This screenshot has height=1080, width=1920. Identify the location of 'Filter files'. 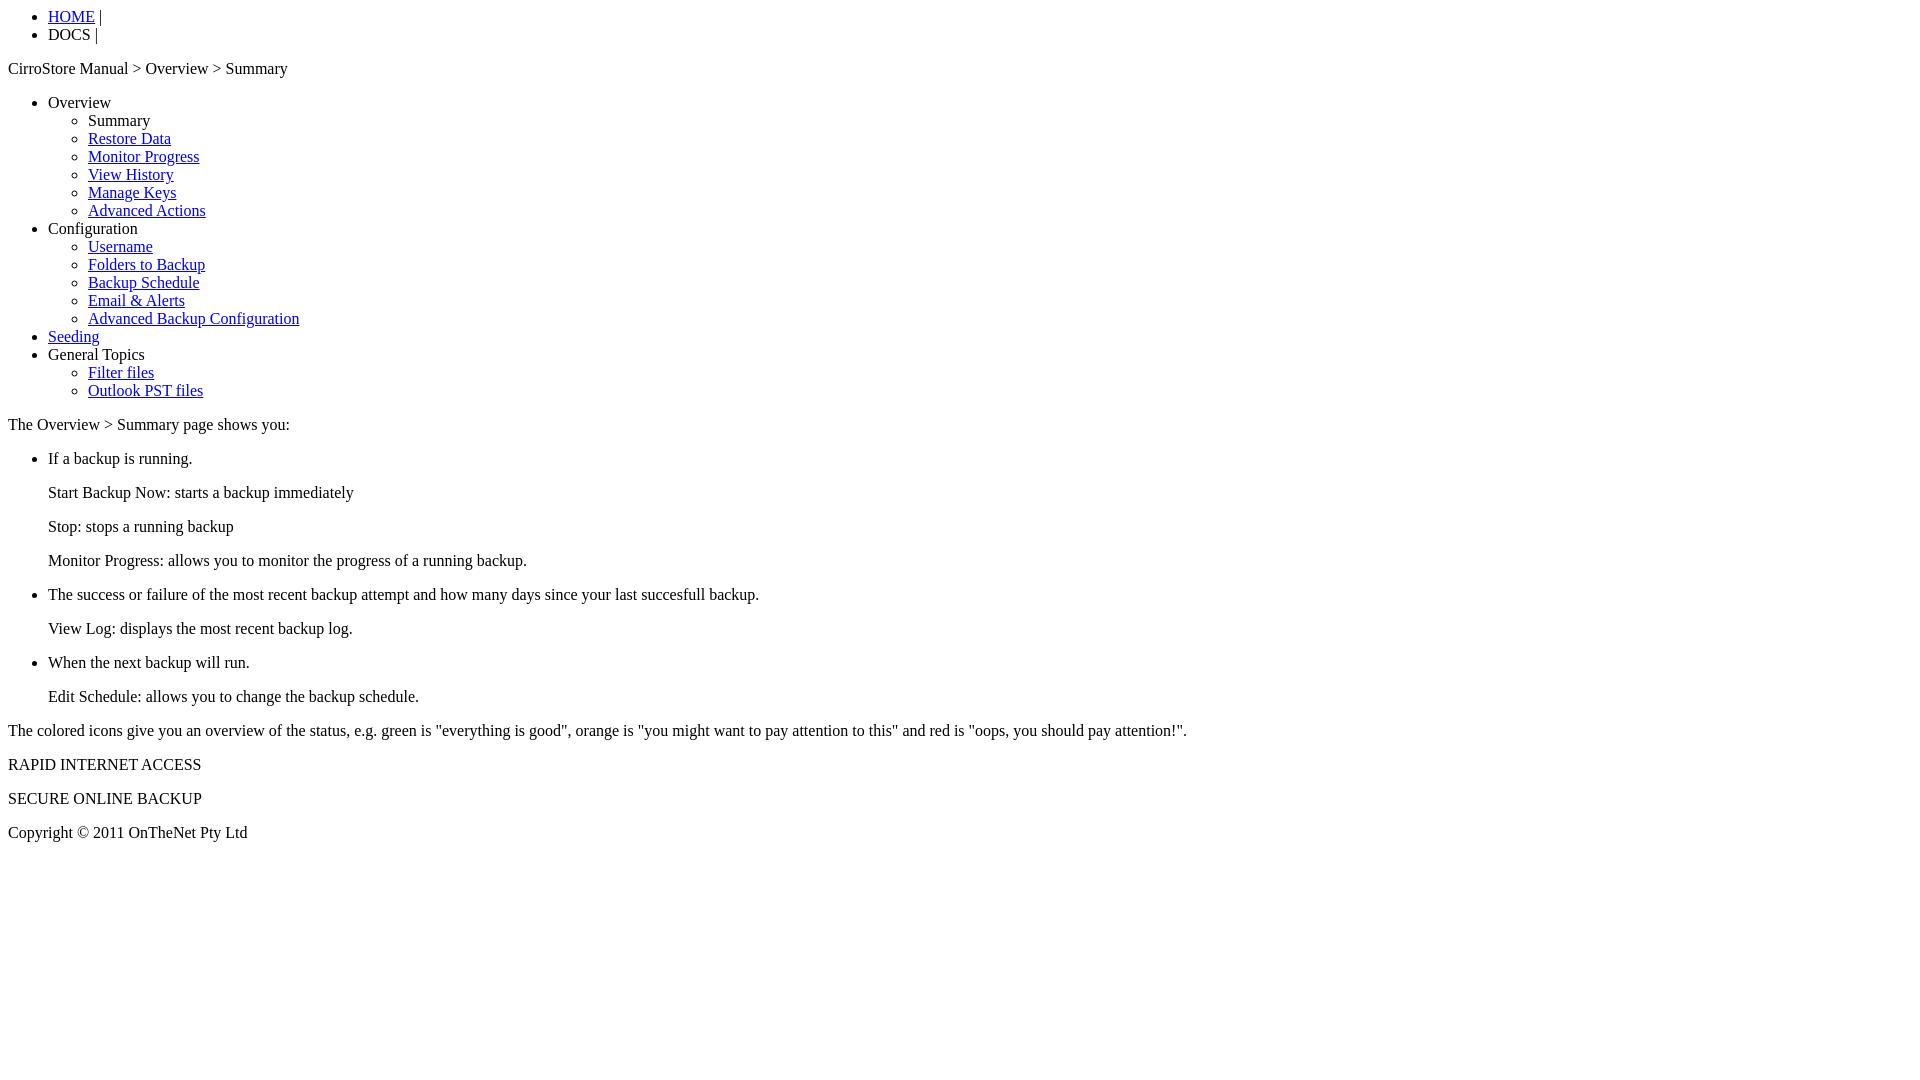
(86, 372).